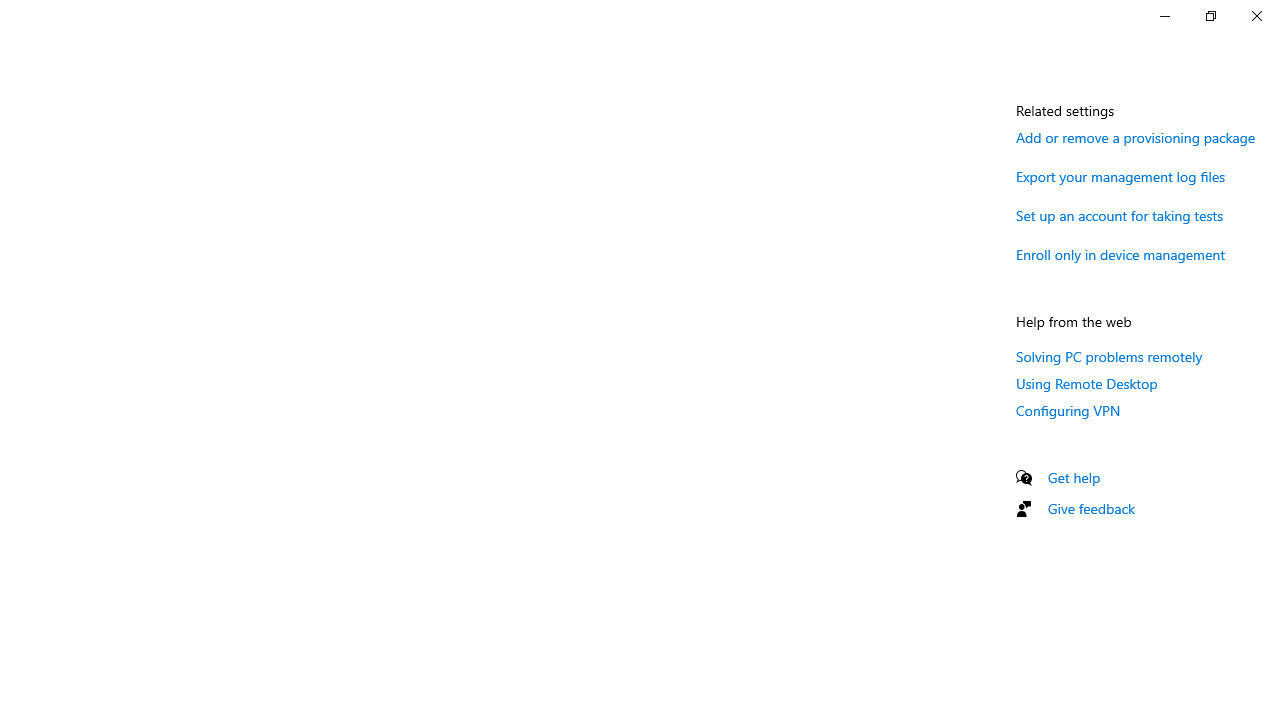 The width and height of the screenshot is (1280, 720). Describe the element at coordinates (1136, 136) in the screenshot. I see `'Add or remove a provisioning package'` at that location.